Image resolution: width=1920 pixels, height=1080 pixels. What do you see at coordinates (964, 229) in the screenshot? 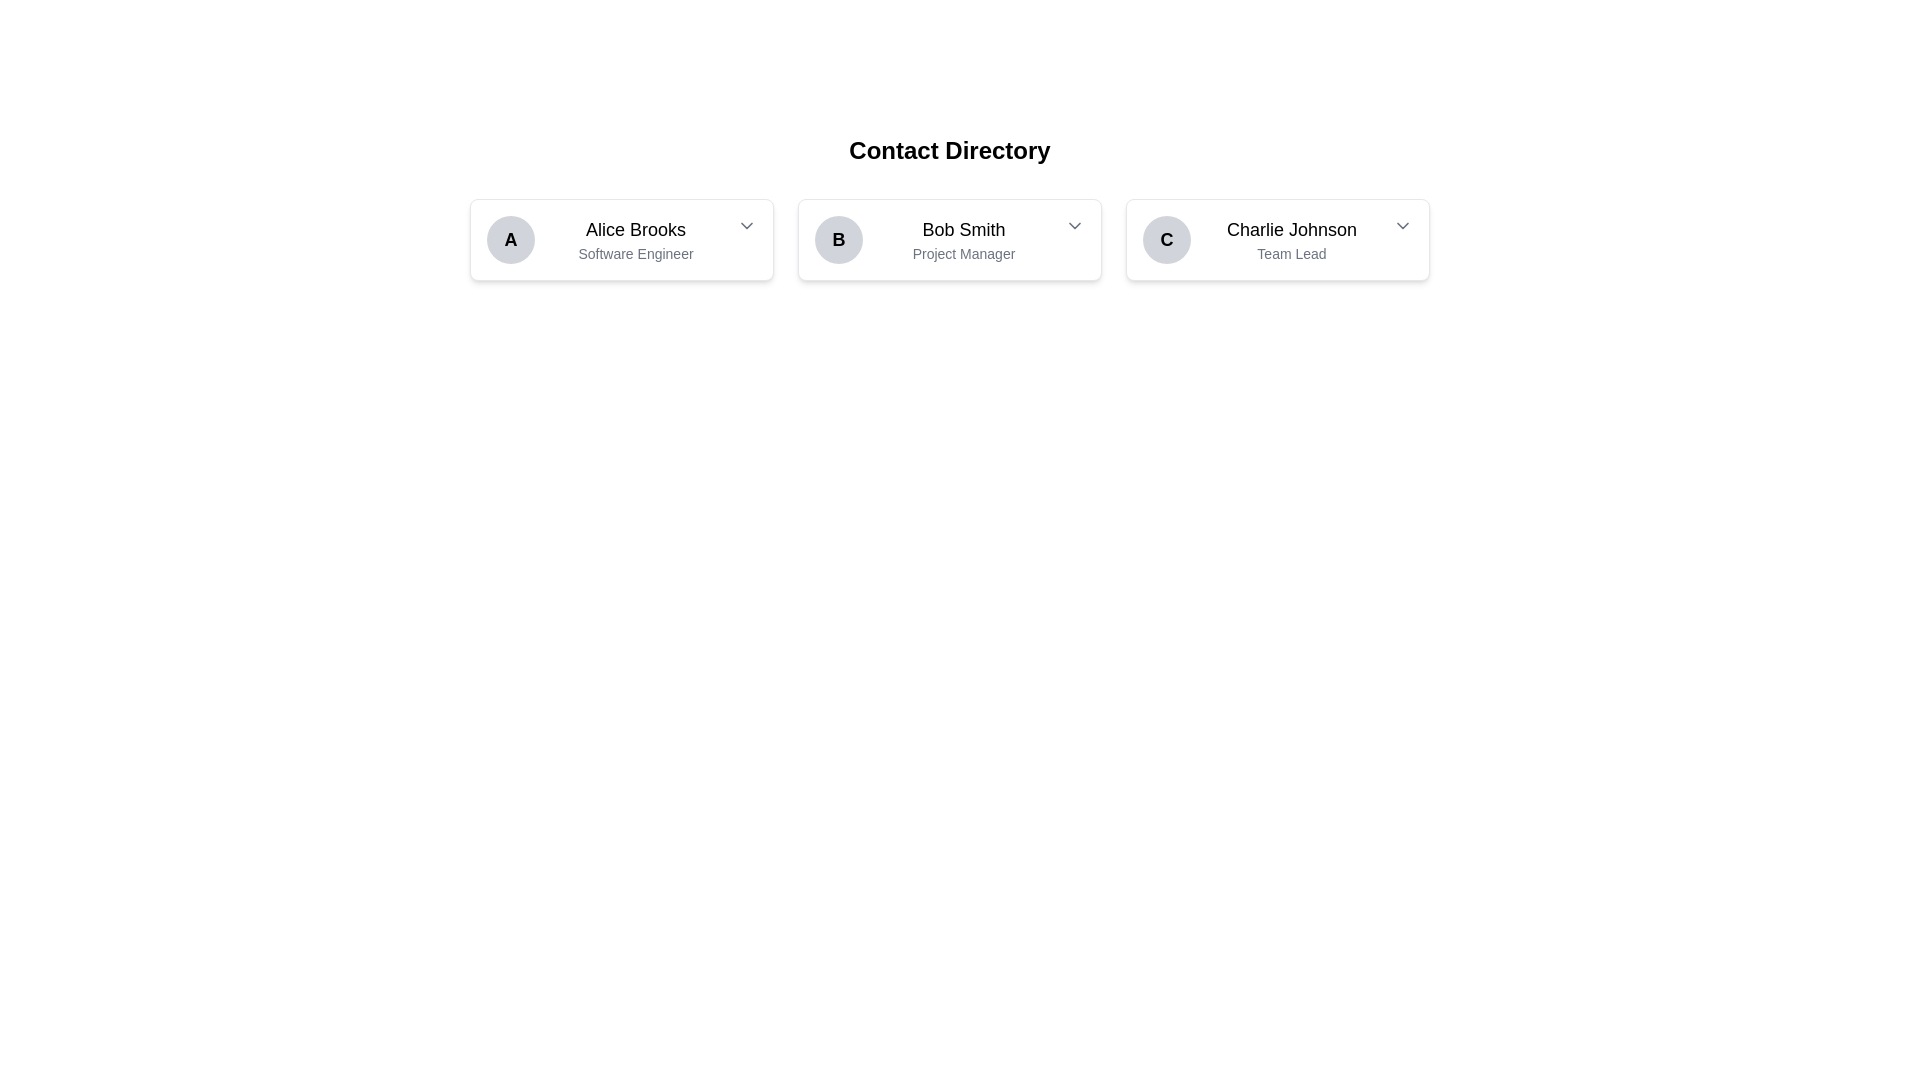
I see `the Text Display element that shows the name 'Bob Smith', which is located above the title 'Project Manager' in the center of the card structure` at bounding box center [964, 229].